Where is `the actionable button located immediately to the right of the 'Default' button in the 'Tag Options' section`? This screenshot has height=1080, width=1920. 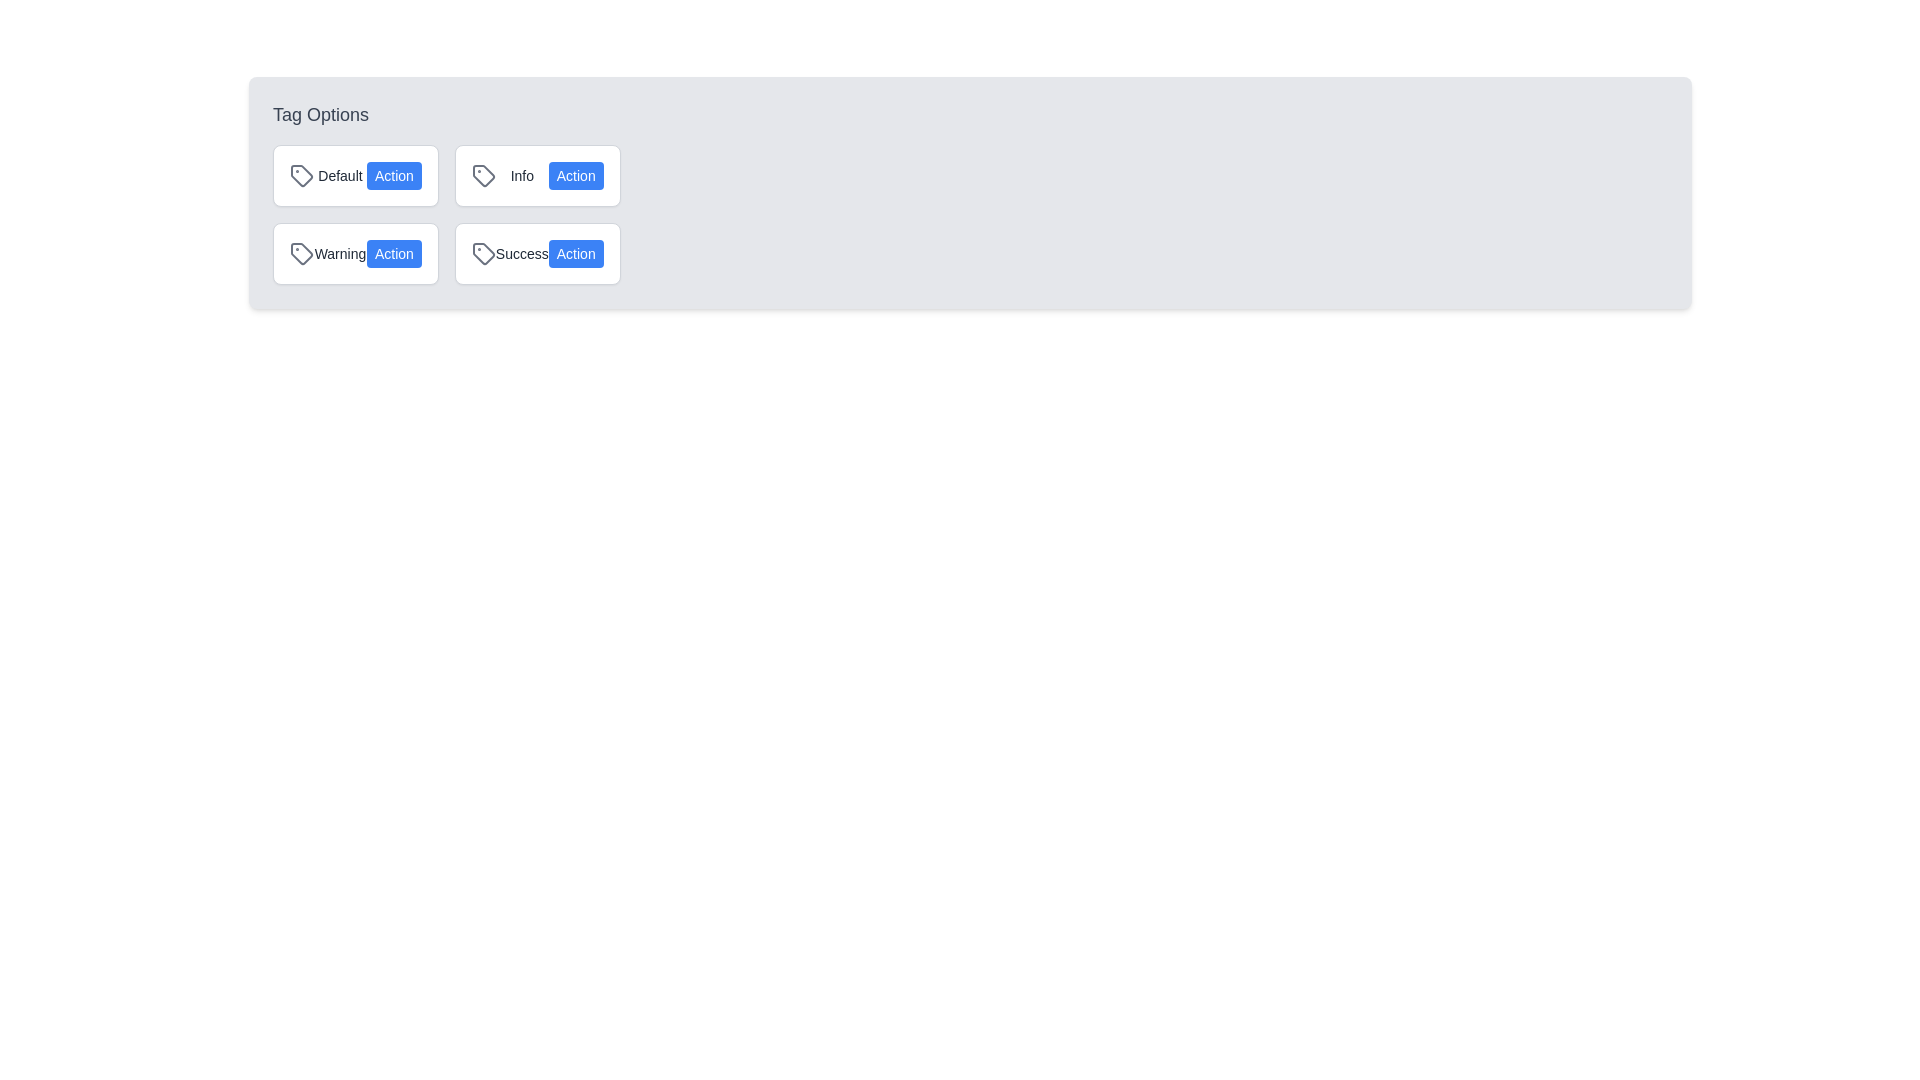
the actionable button located immediately to the right of the 'Default' button in the 'Tag Options' section is located at coordinates (394, 175).